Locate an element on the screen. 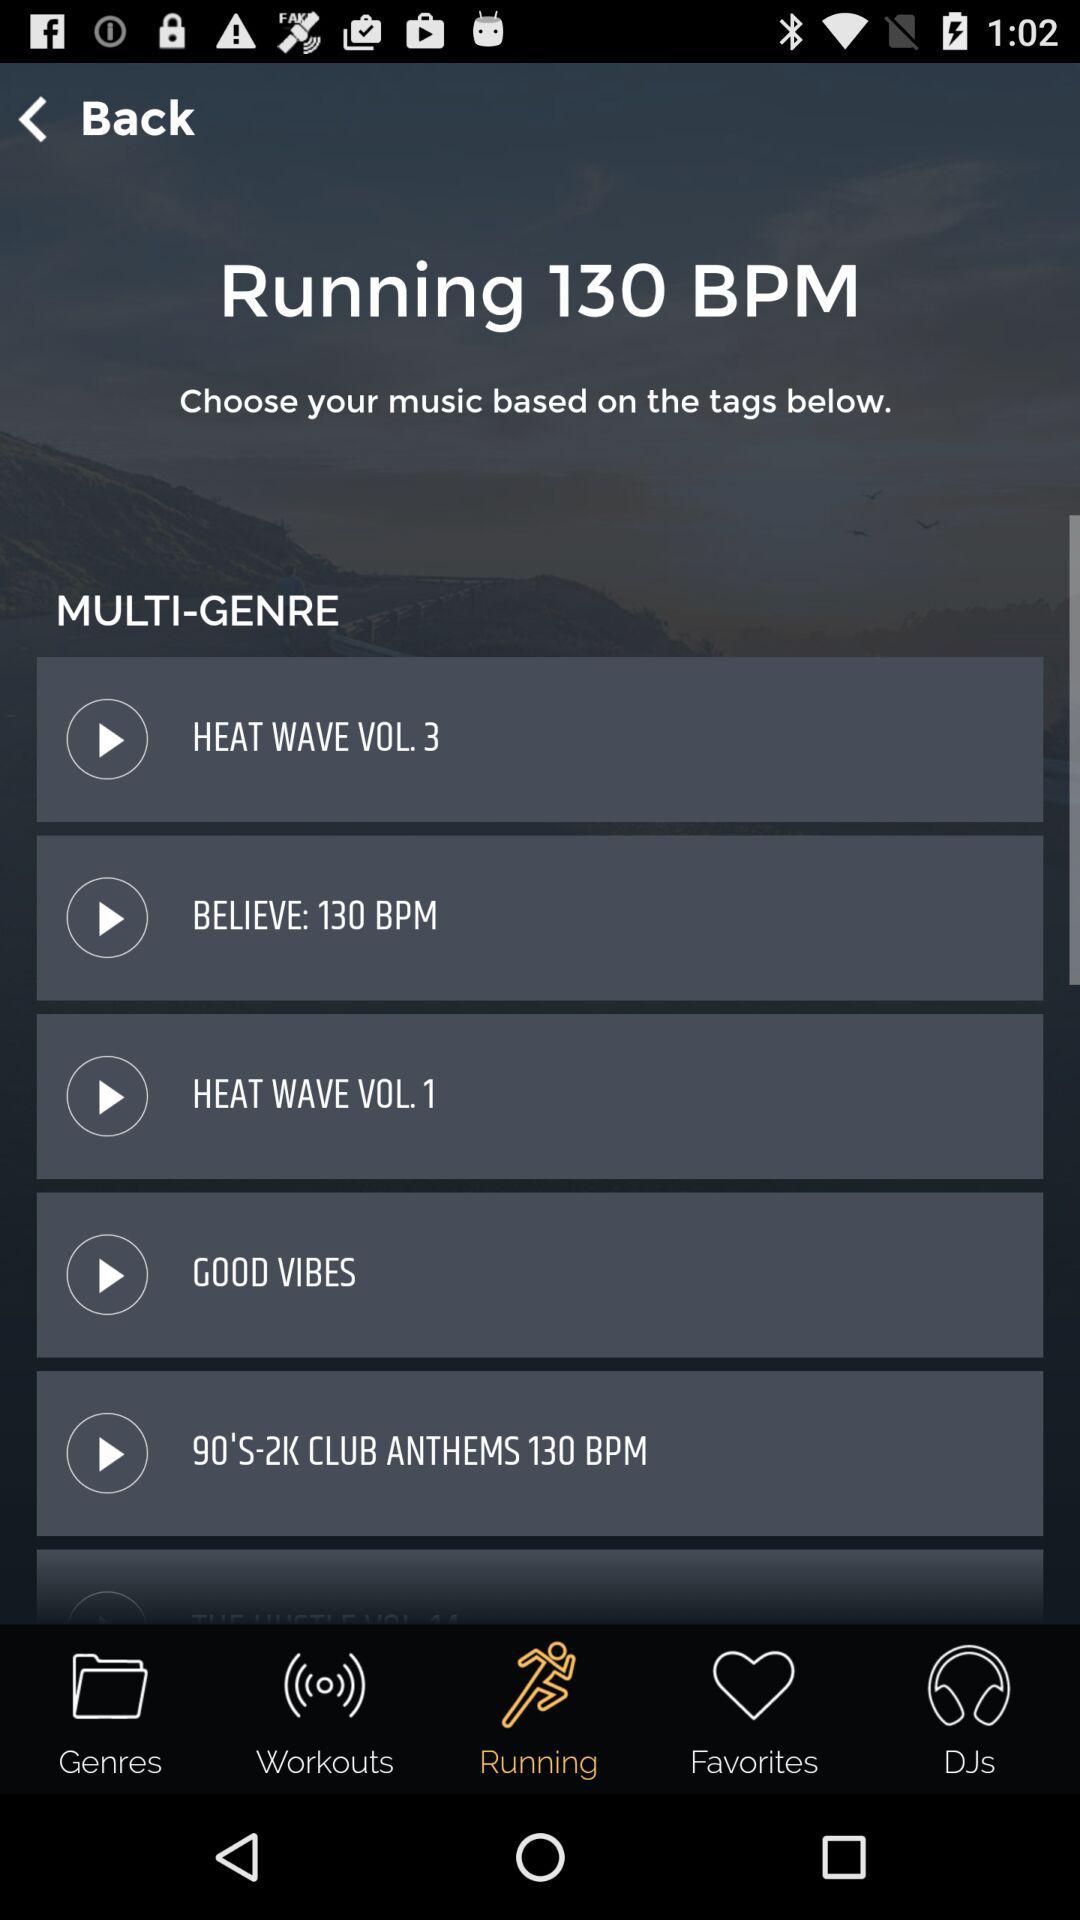  the play icon which is beside good vibes is located at coordinates (107, 1273).